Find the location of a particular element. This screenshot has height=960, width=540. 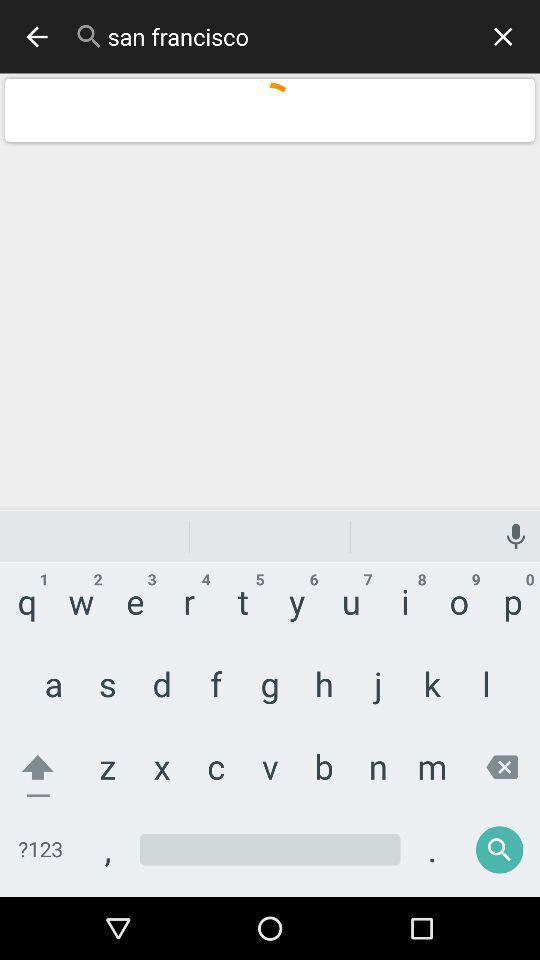

the close icon is located at coordinates (502, 35).